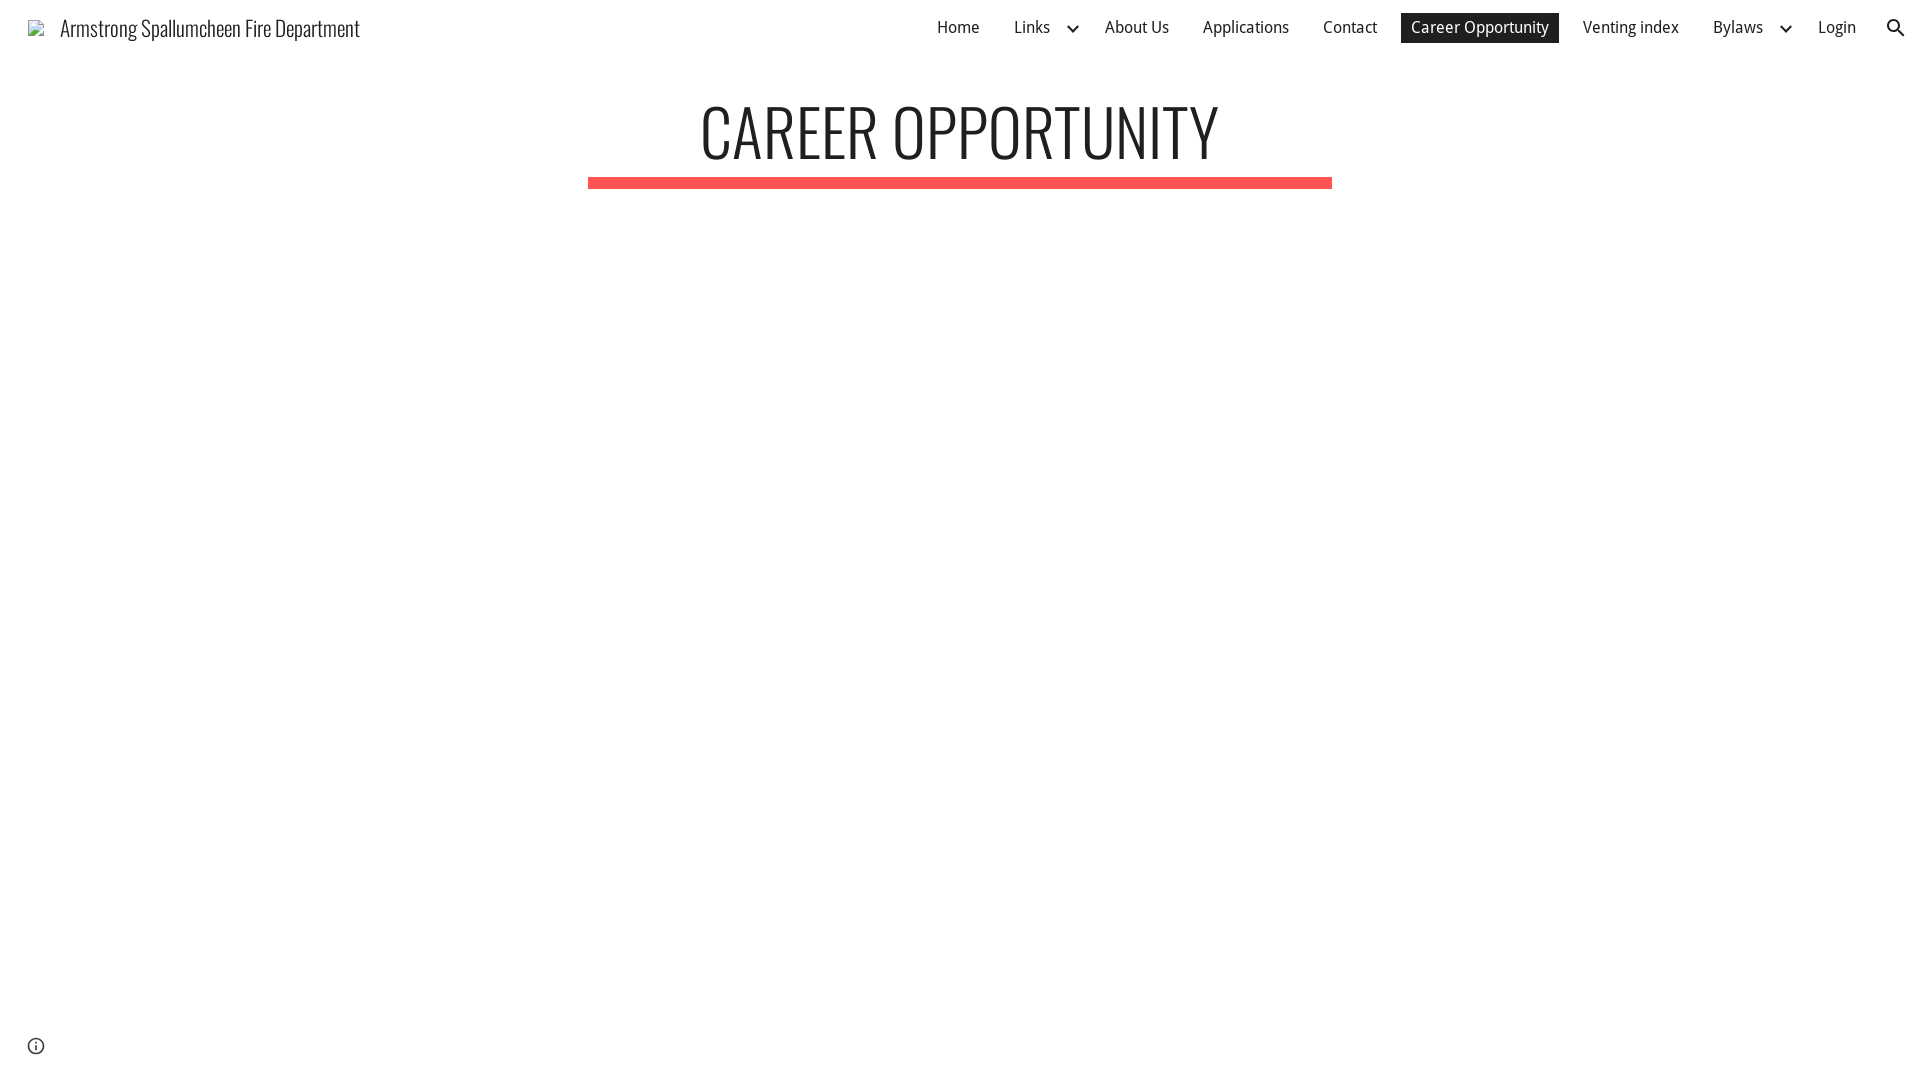 The height and width of the screenshot is (1080, 1920). Describe the element at coordinates (1245, 27) in the screenshot. I see `'Applications'` at that location.